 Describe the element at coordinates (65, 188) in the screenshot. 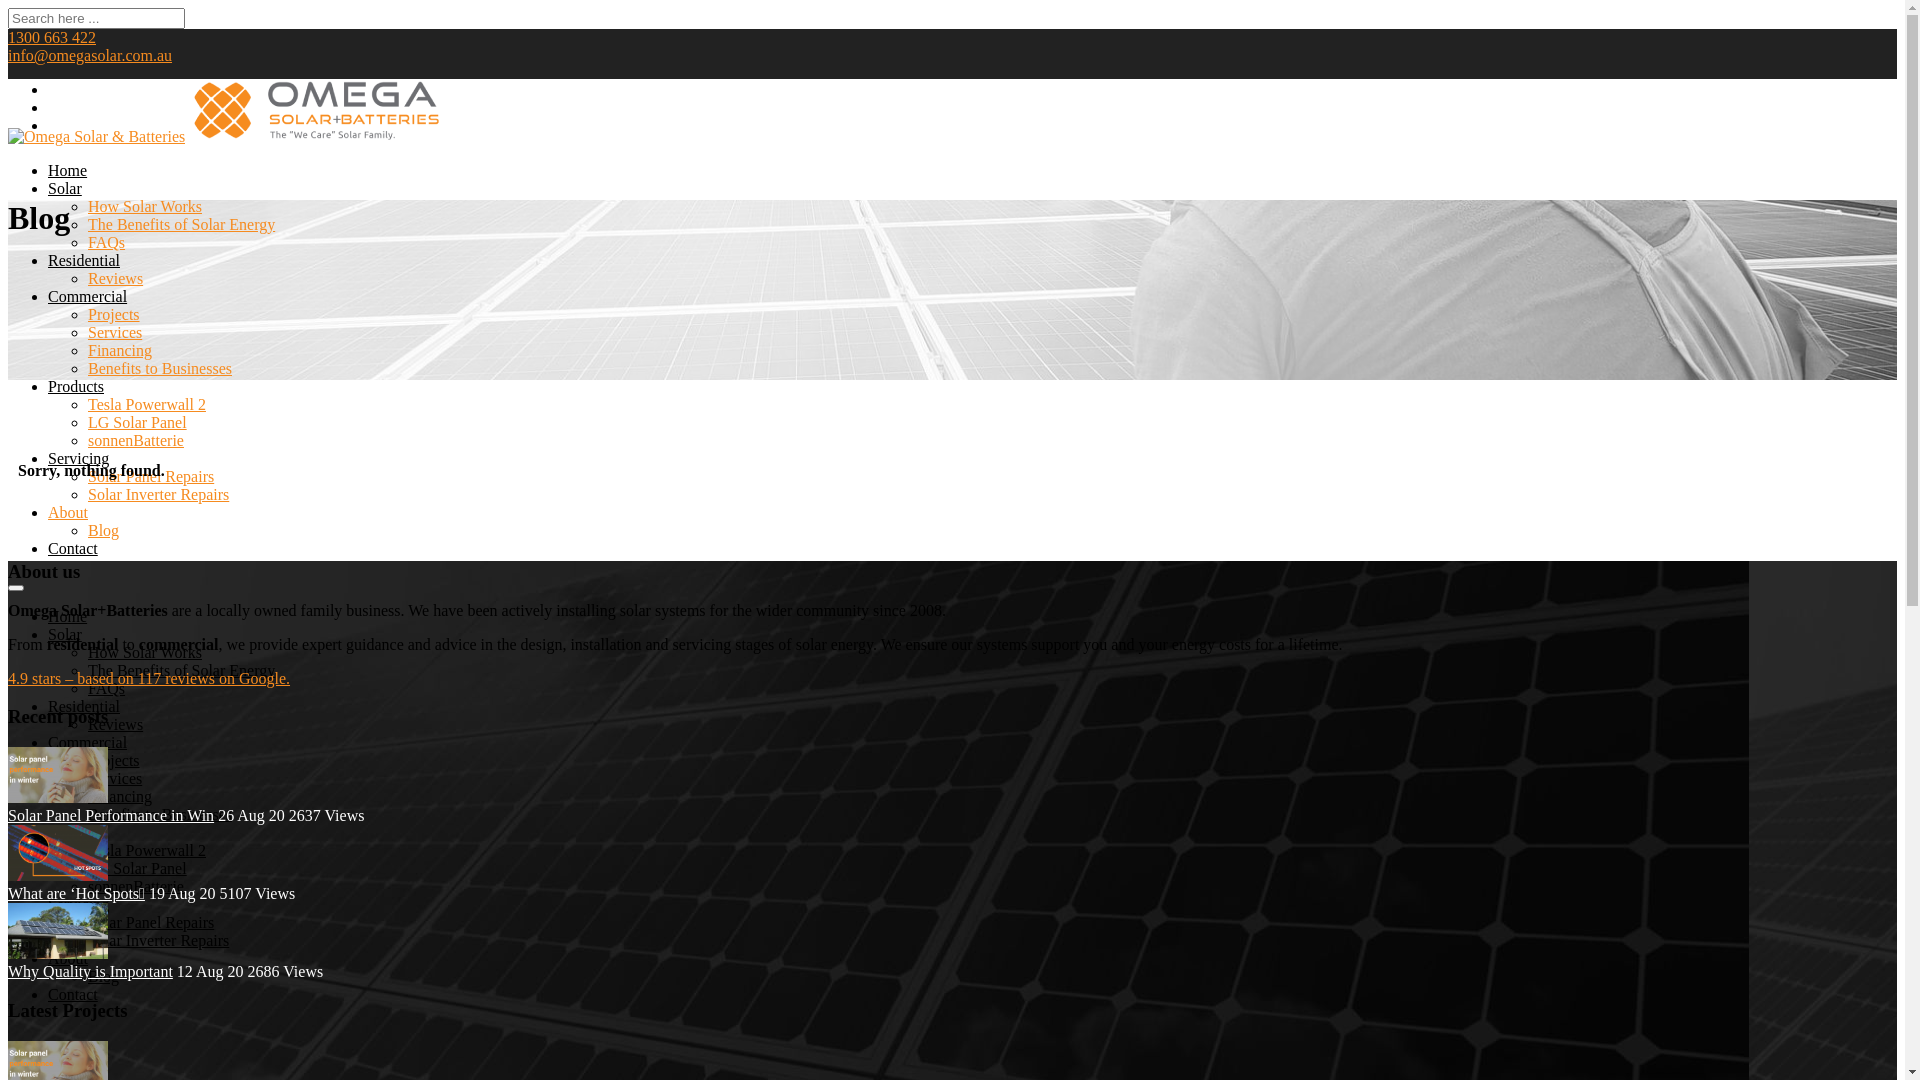

I see `'Solar'` at that location.